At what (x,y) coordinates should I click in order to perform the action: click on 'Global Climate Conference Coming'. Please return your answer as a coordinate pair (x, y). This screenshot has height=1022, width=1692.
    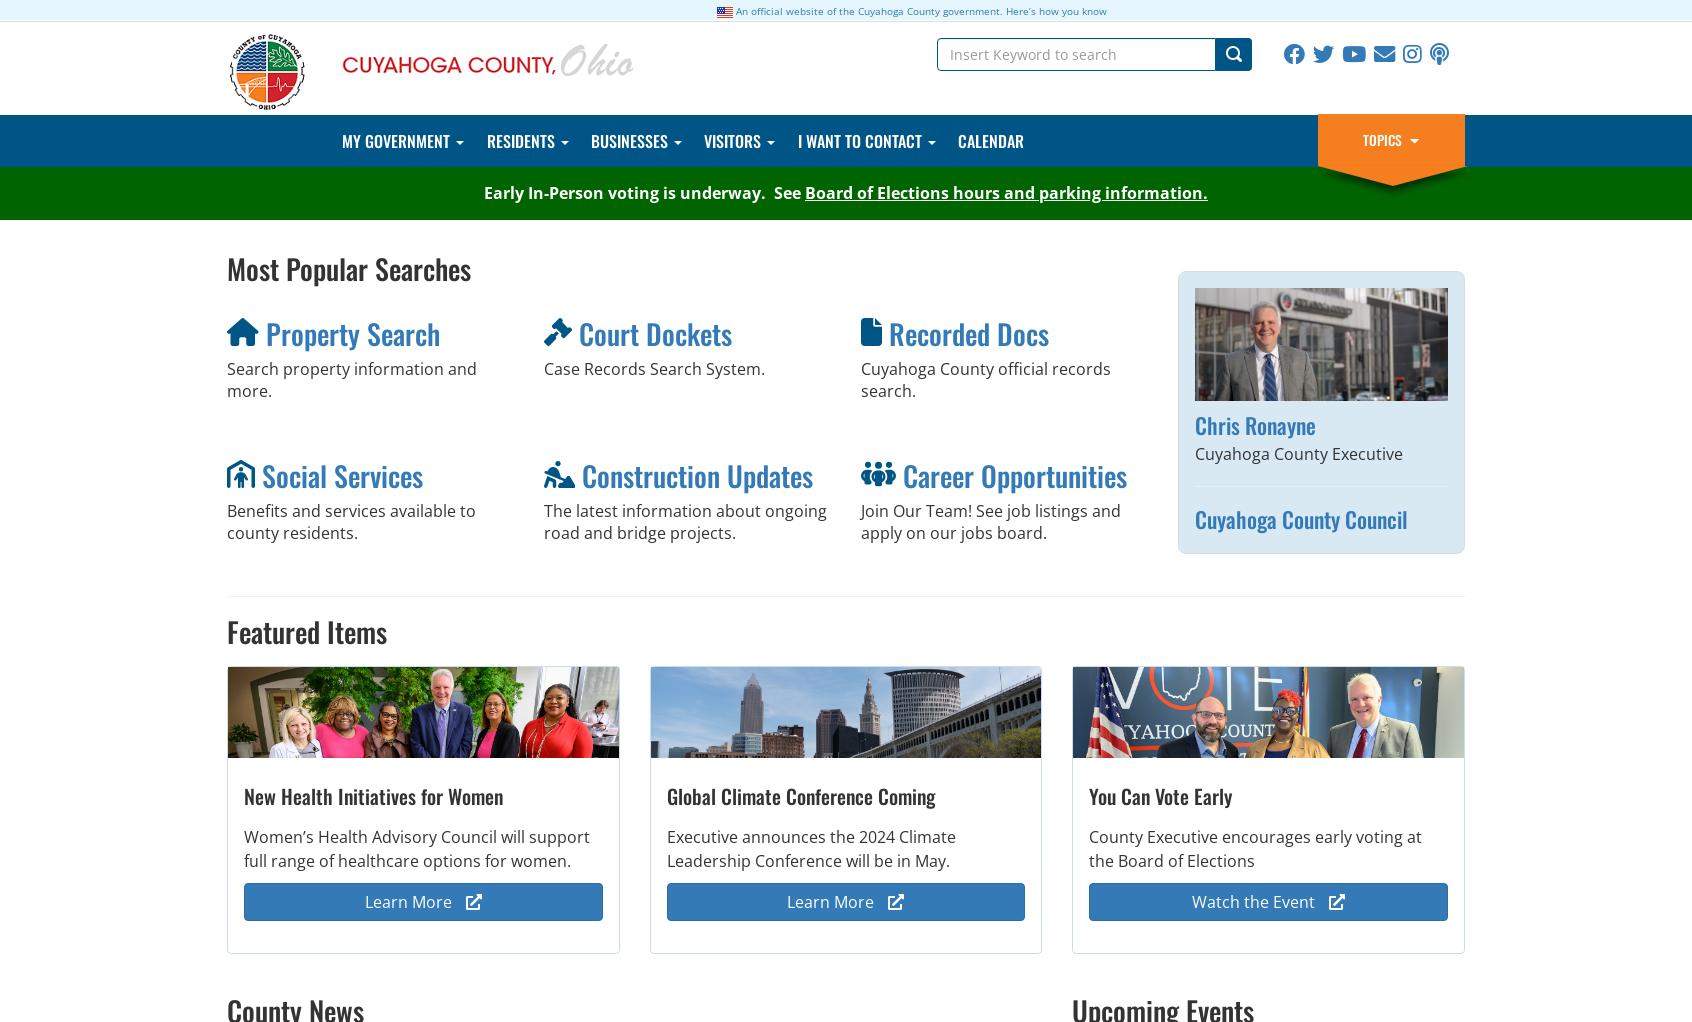
    Looking at the image, I should click on (799, 796).